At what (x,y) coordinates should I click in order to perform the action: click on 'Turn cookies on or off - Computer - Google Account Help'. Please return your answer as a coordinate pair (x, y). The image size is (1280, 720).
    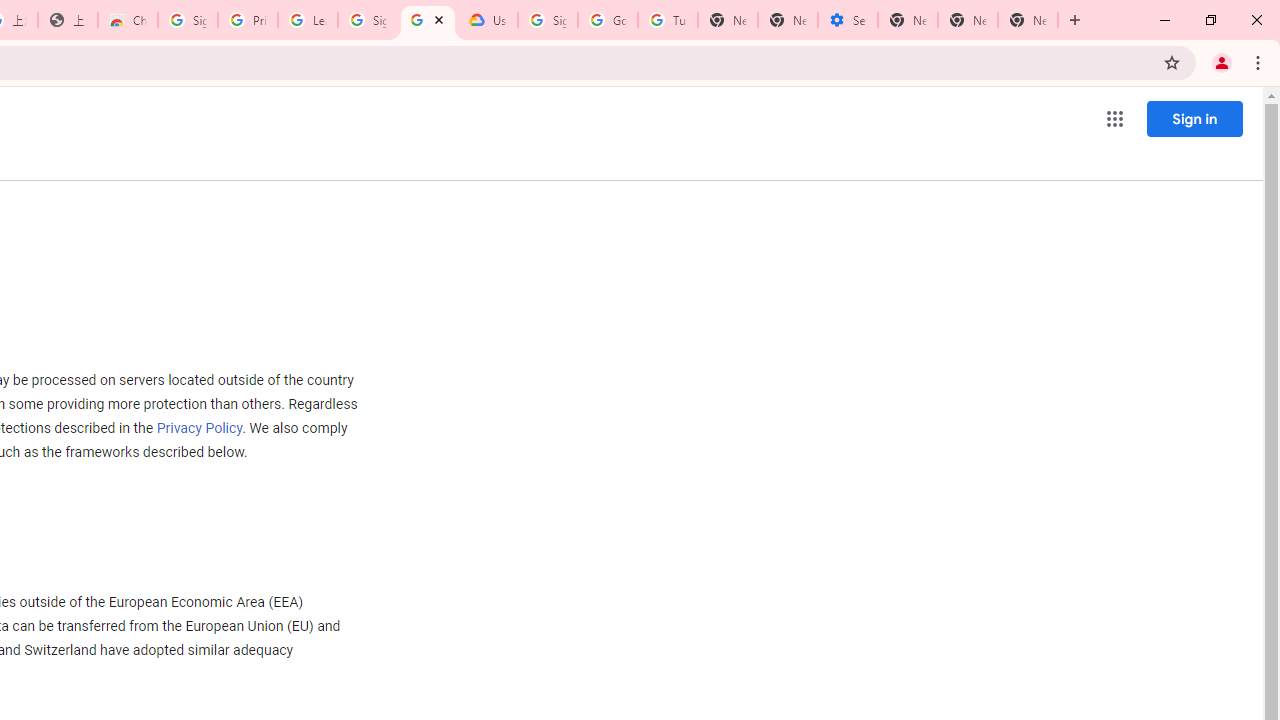
    Looking at the image, I should click on (667, 20).